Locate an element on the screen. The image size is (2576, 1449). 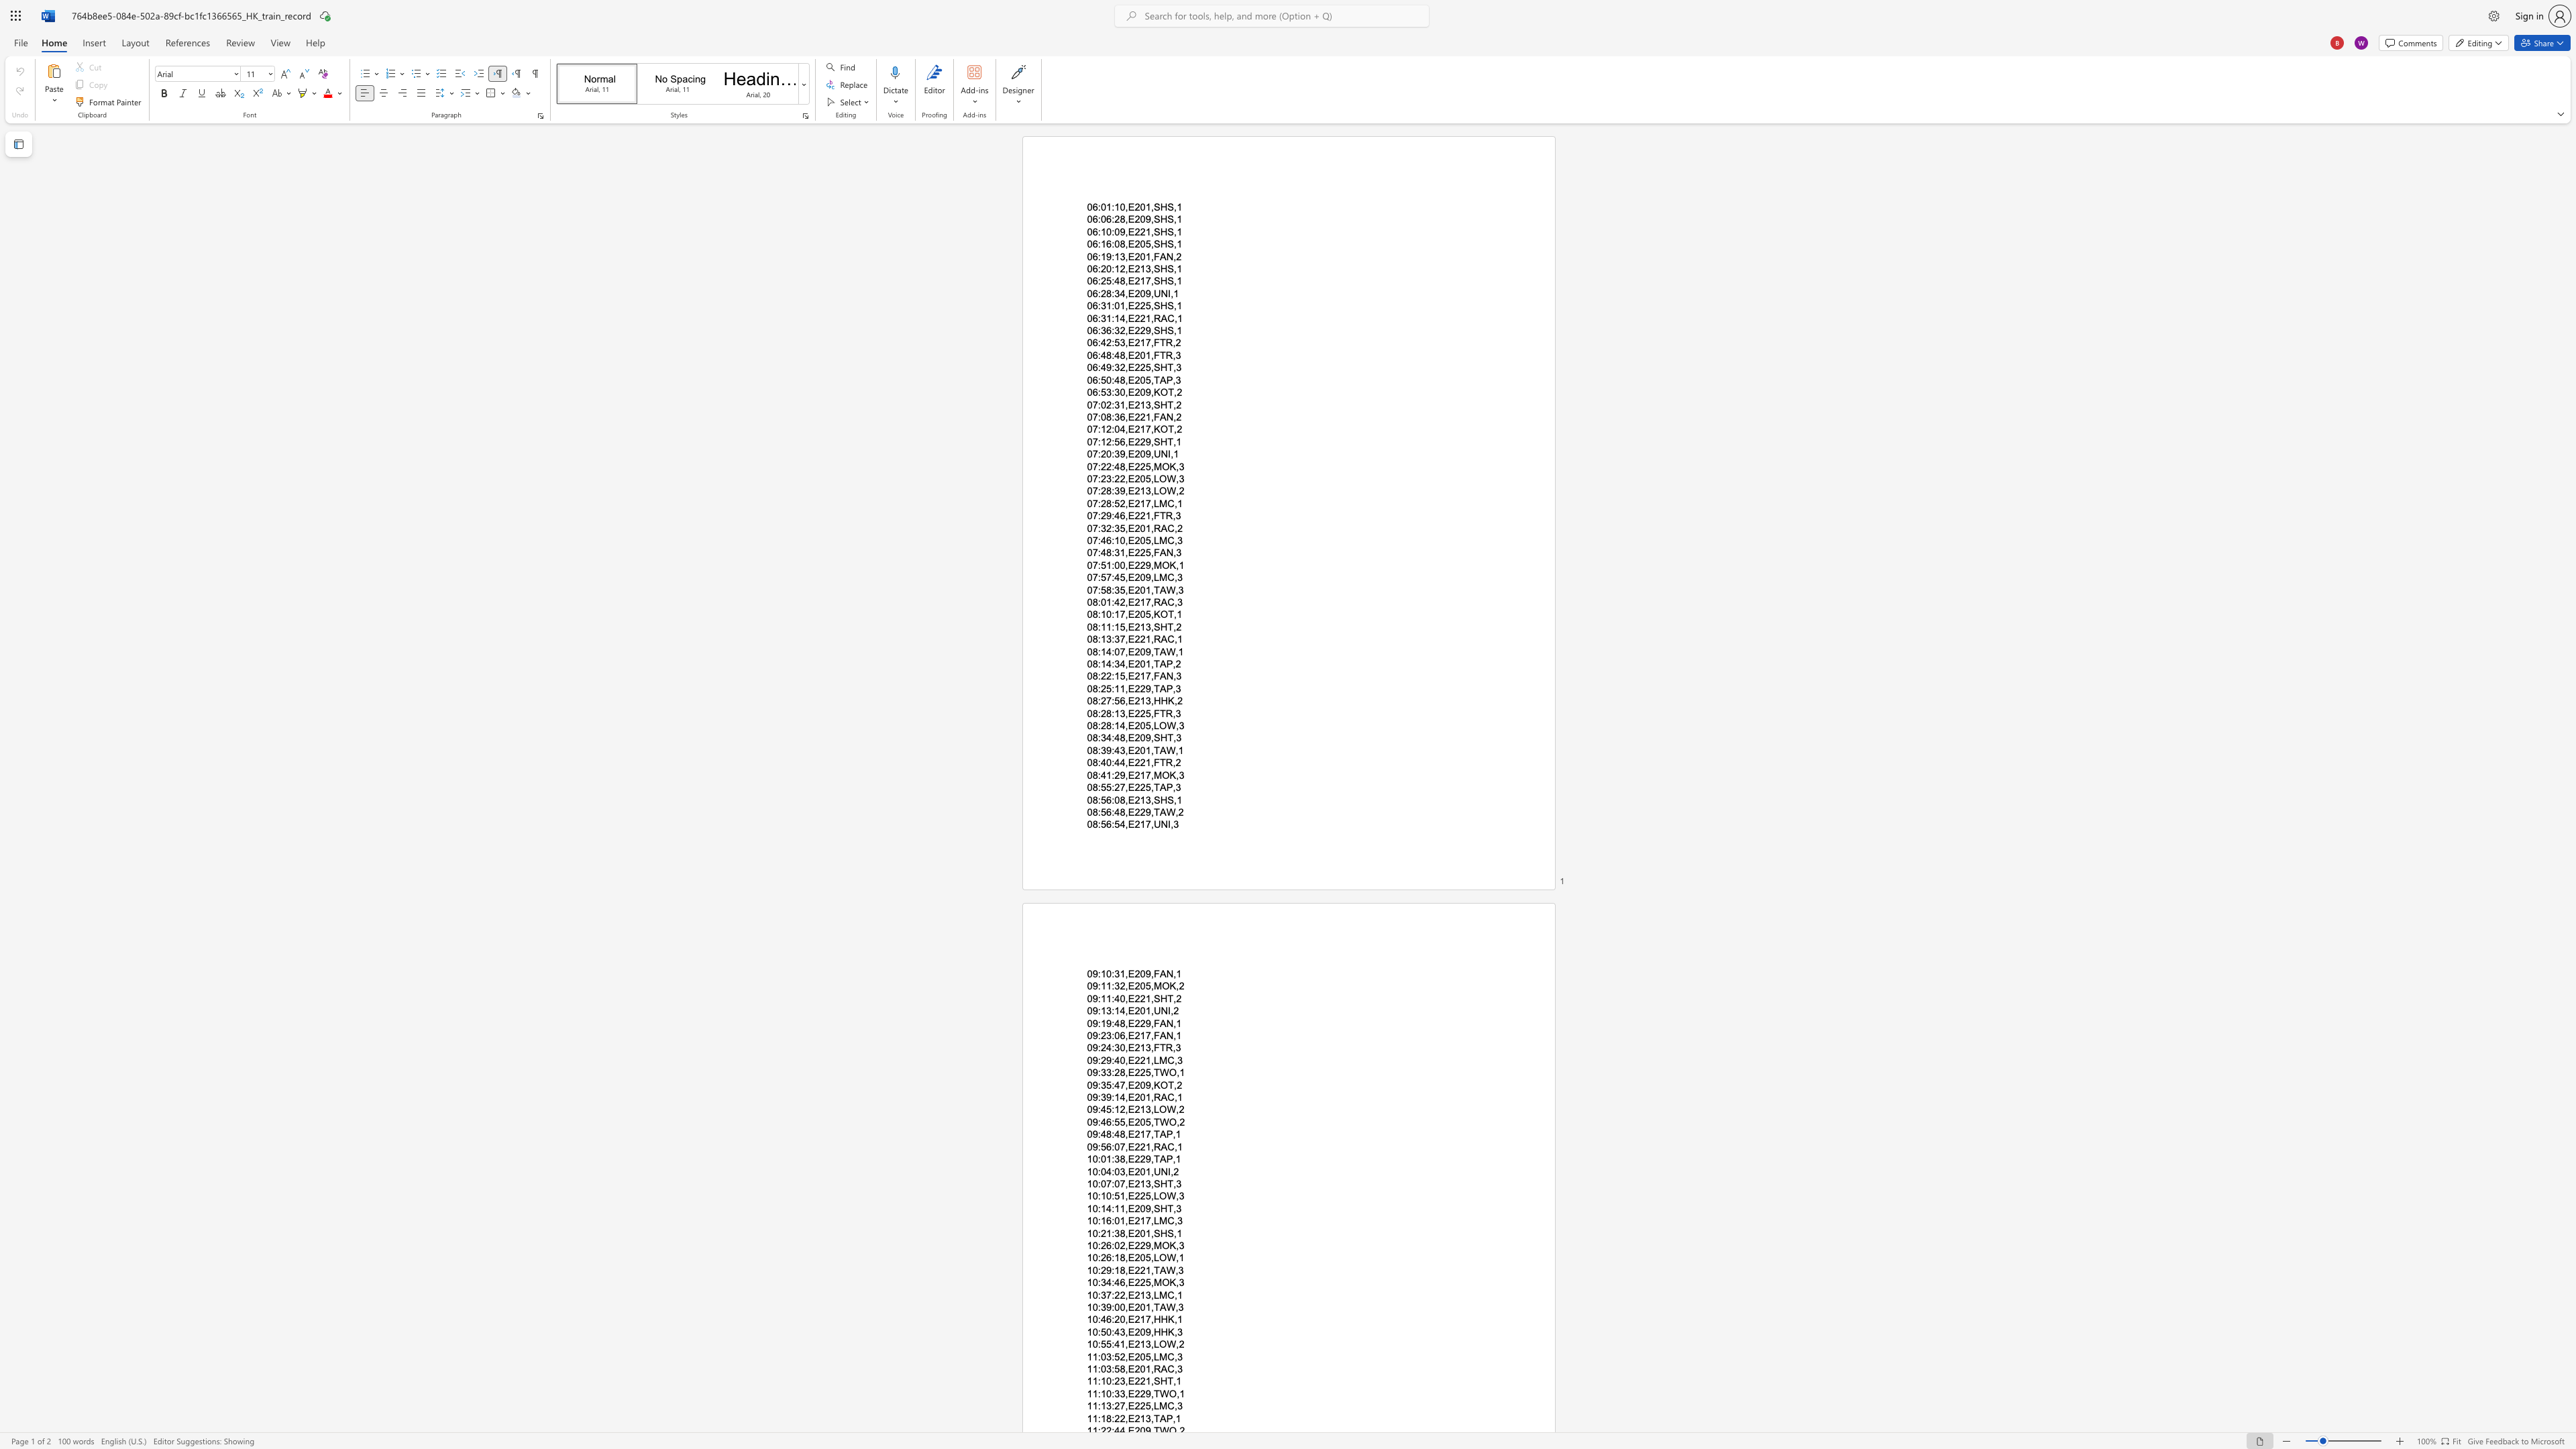
the space between the continuous character "0" and "5" in the text is located at coordinates (1144, 724).